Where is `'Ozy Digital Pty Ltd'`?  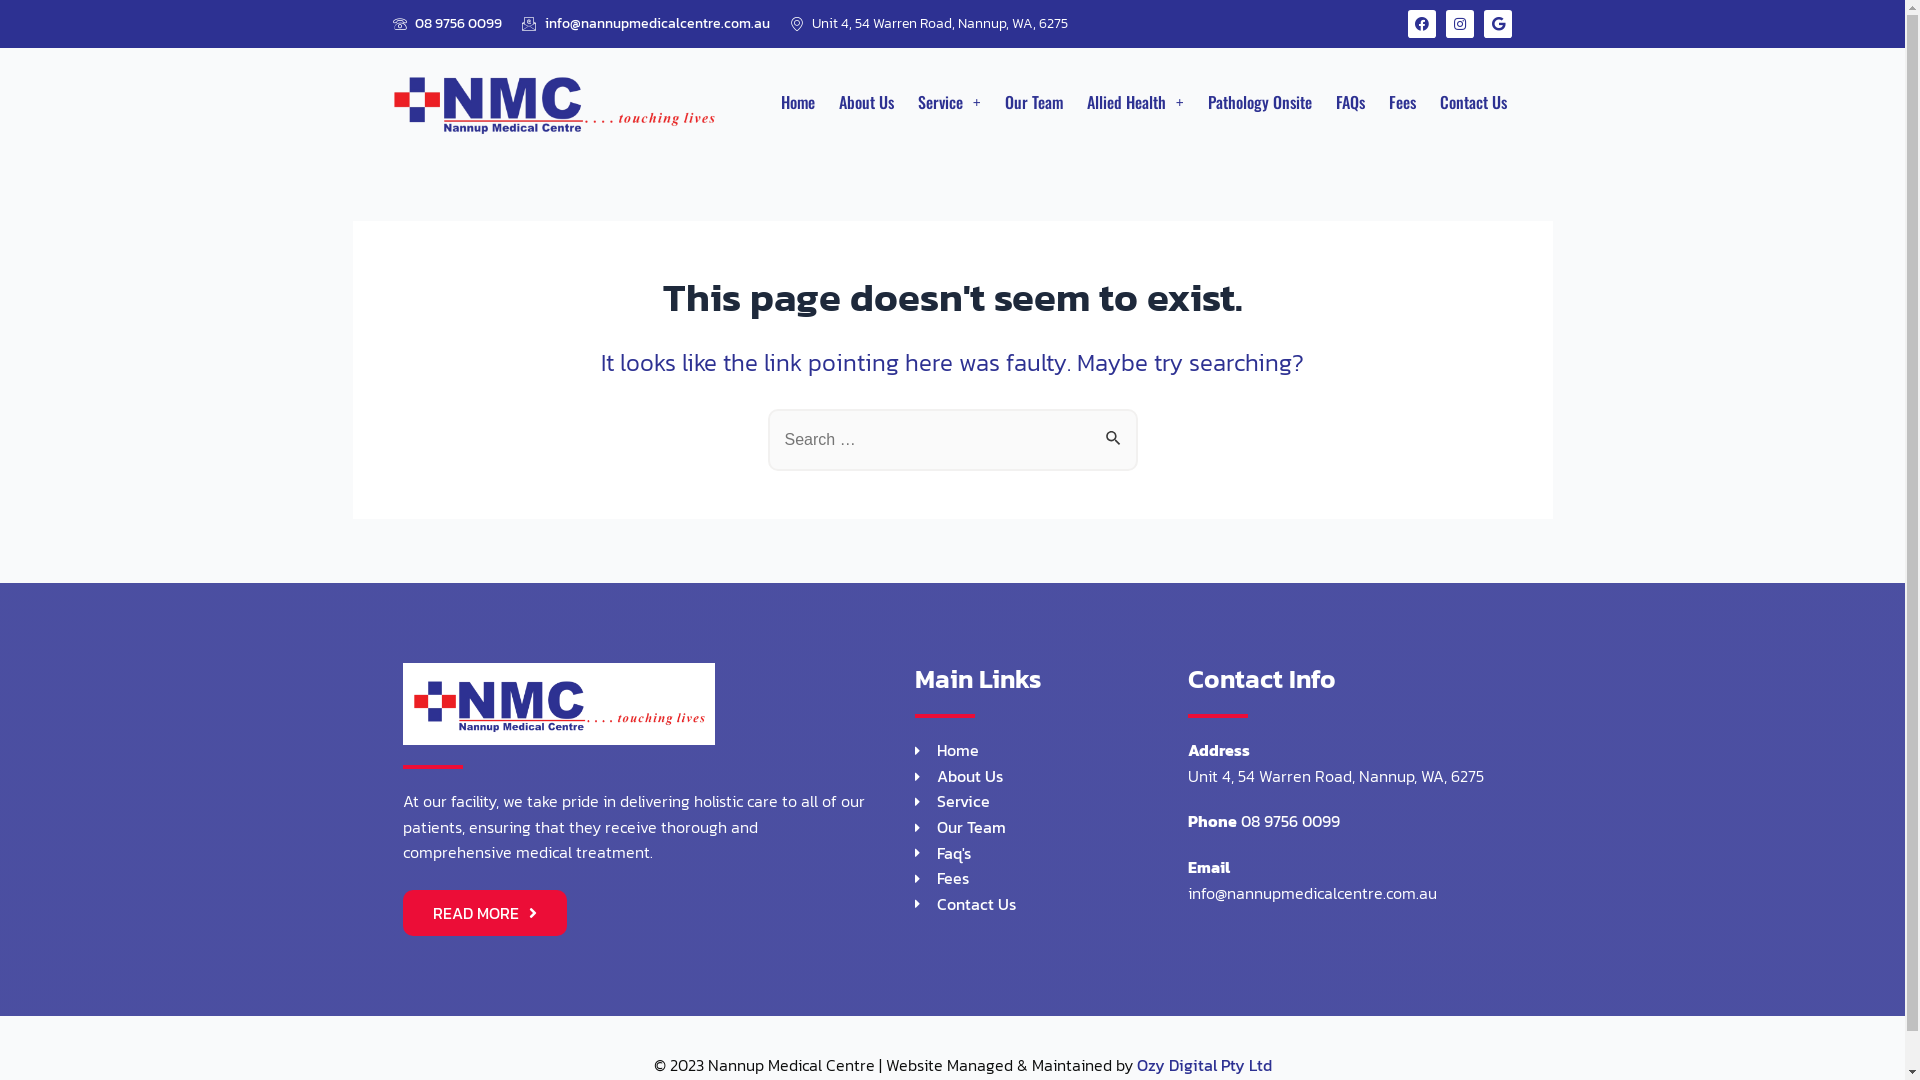
'Ozy Digital Pty Ltd' is located at coordinates (1202, 1063).